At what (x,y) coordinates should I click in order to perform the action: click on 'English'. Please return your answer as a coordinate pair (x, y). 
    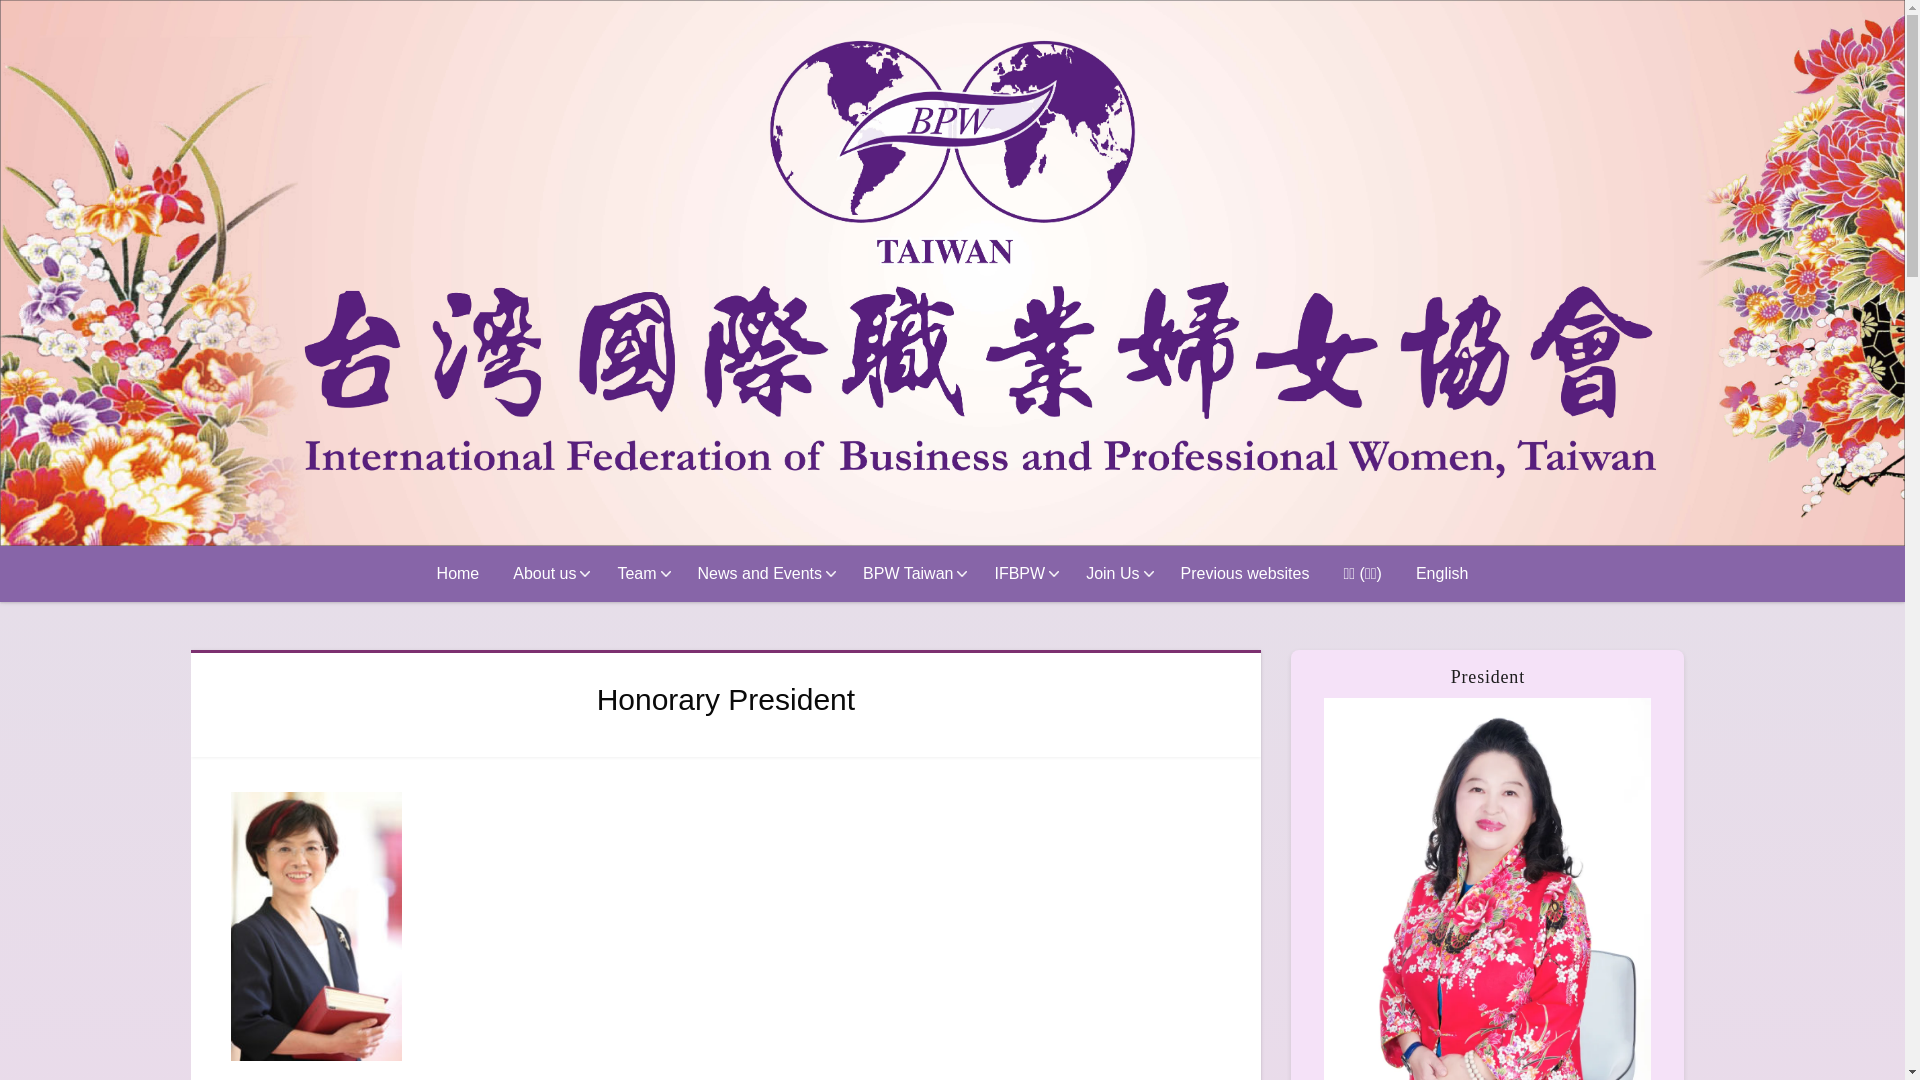
    Looking at the image, I should click on (1441, 574).